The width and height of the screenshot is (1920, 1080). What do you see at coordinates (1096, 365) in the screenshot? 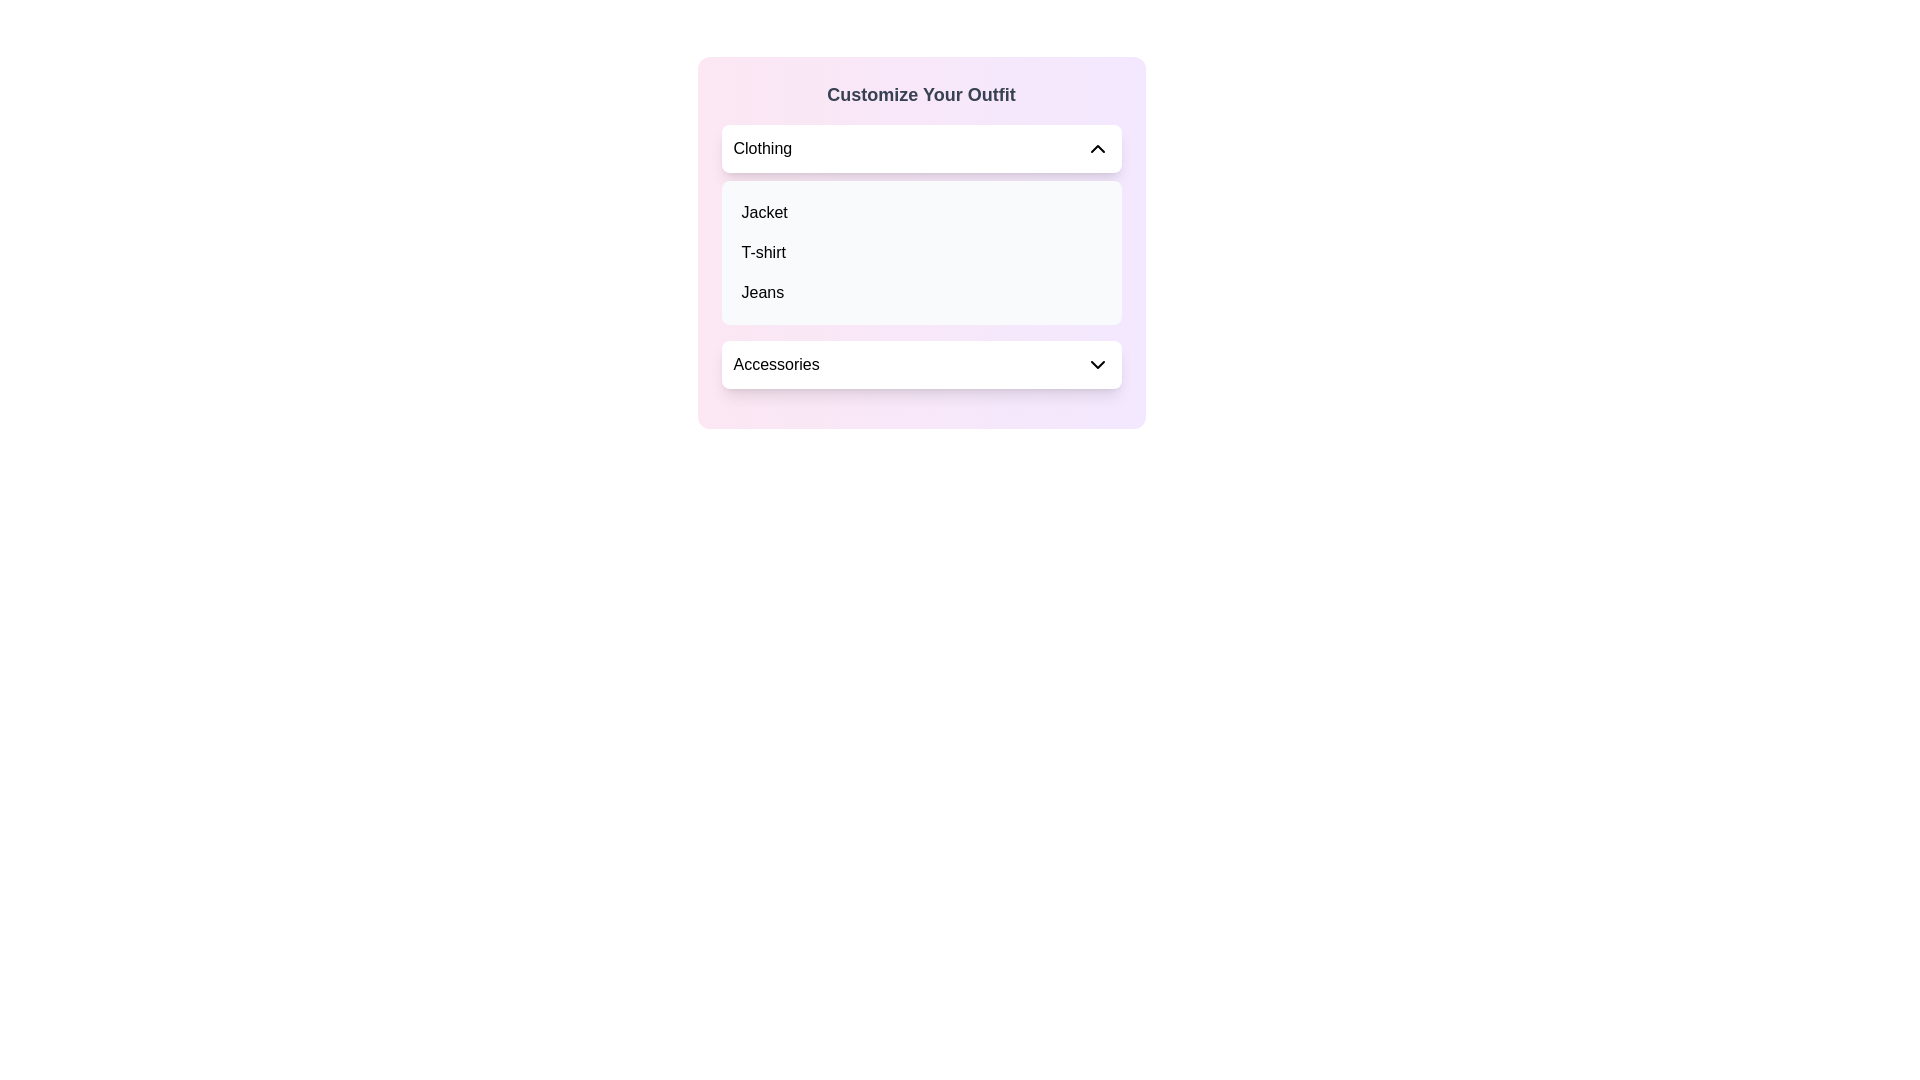
I see `the chevron-down SVG icon located on the right side of the 'Accessories' section` at bounding box center [1096, 365].